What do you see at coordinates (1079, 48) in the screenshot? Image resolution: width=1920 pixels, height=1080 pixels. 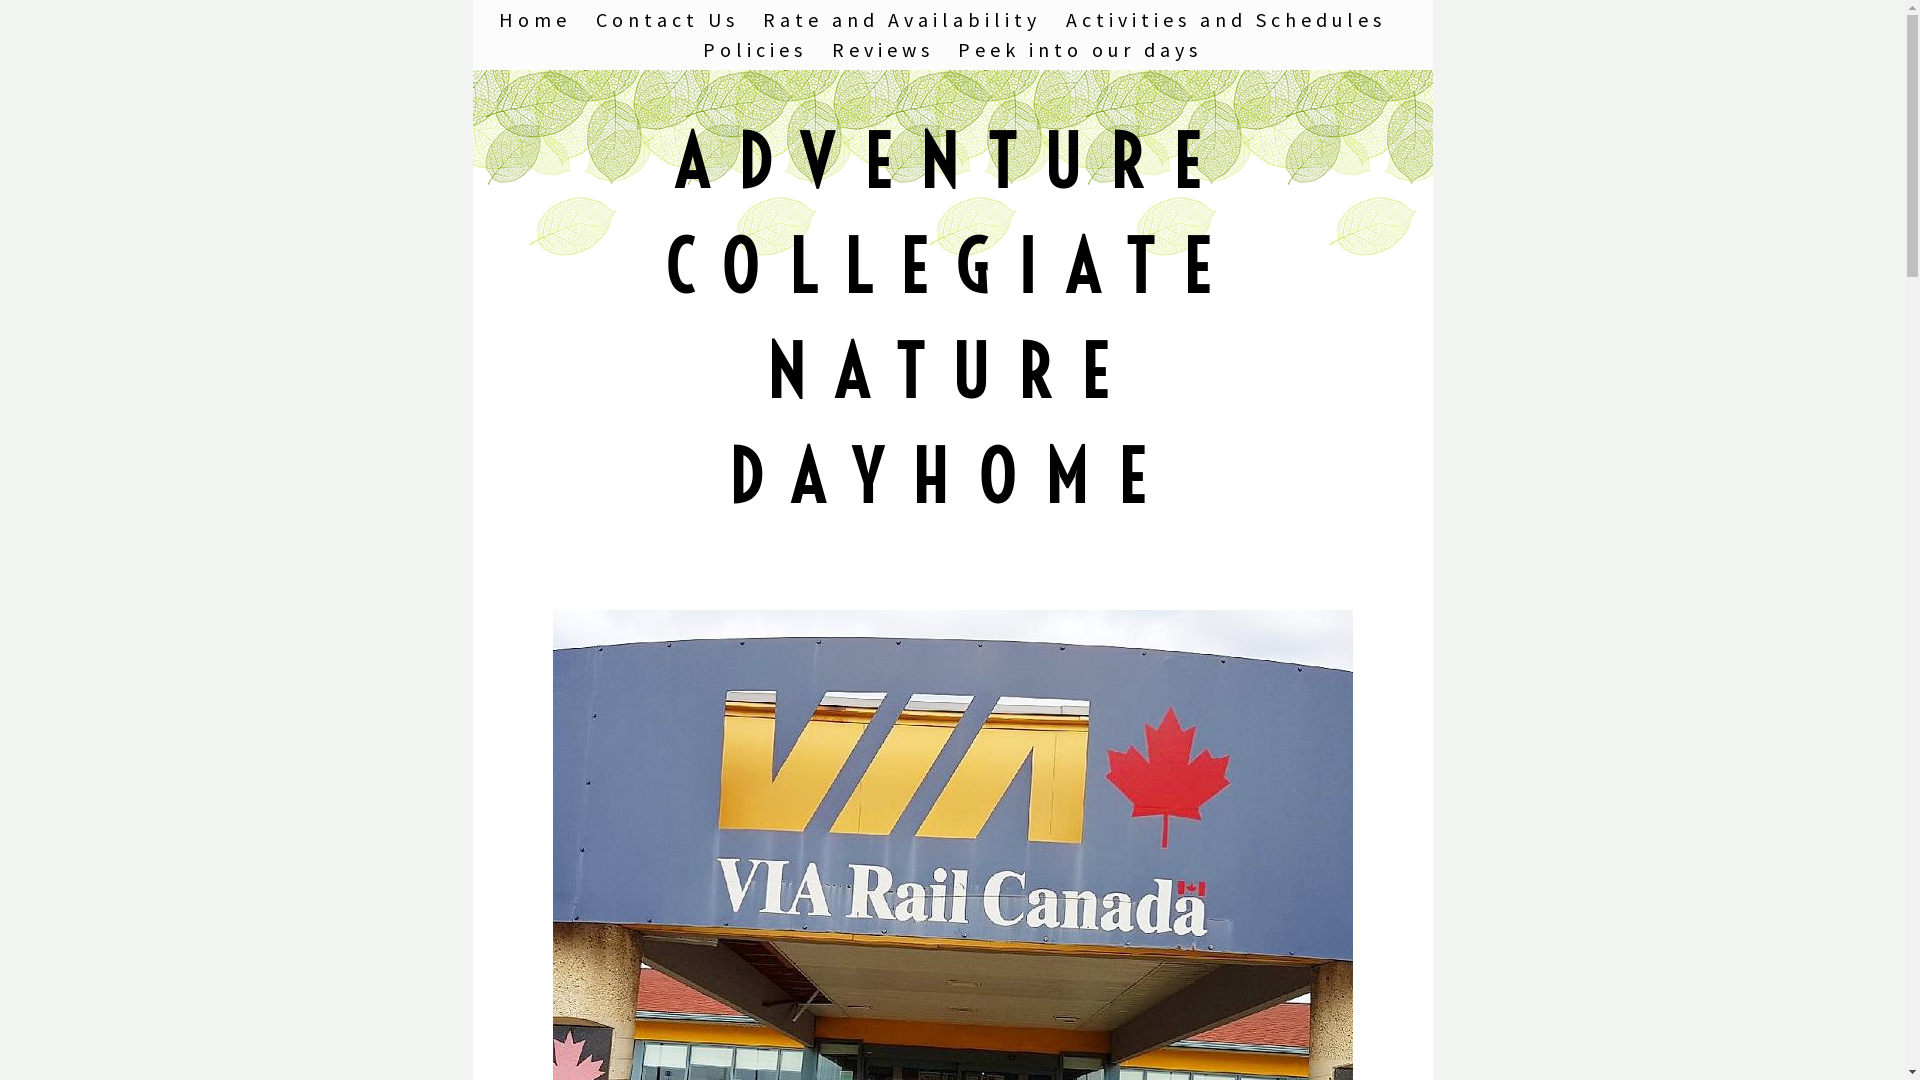 I see `'Peek into our days'` at bounding box center [1079, 48].